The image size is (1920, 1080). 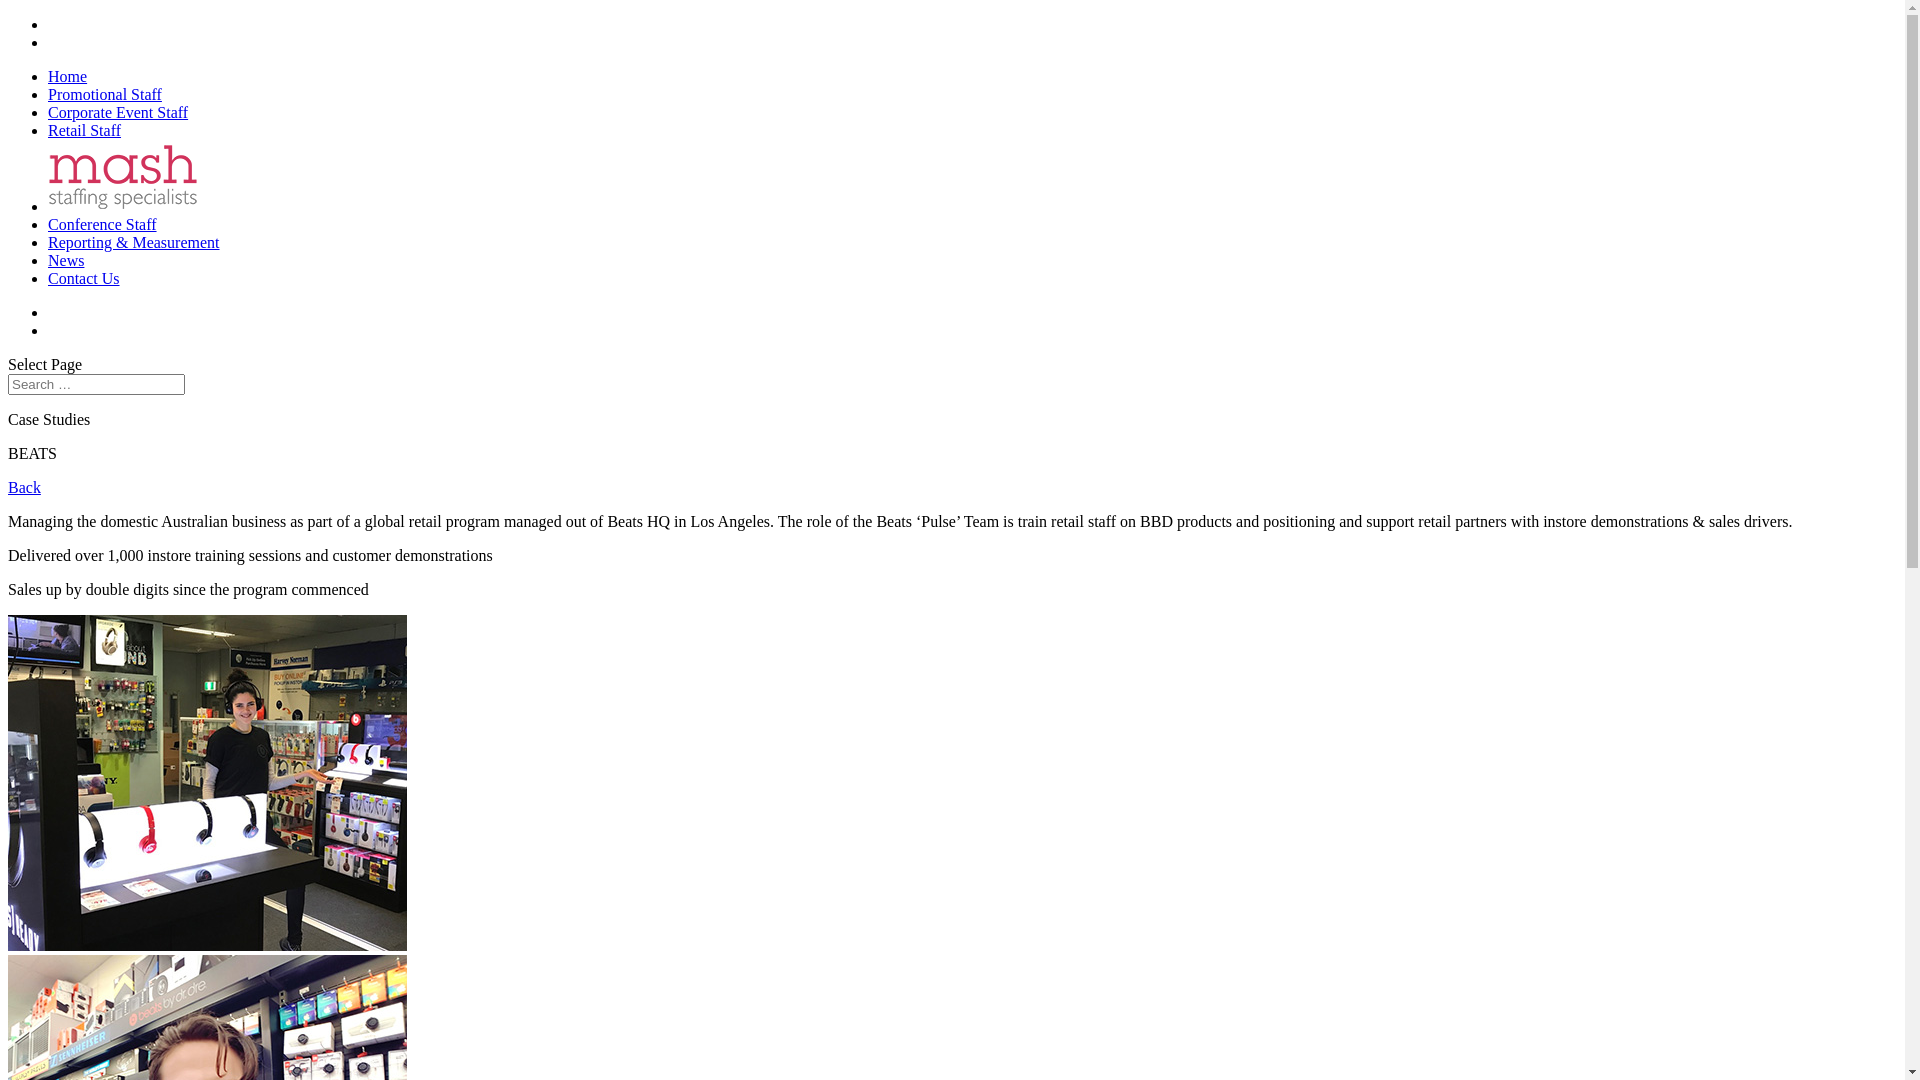 I want to click on 'Contact Us', so click(x=82, y=278).